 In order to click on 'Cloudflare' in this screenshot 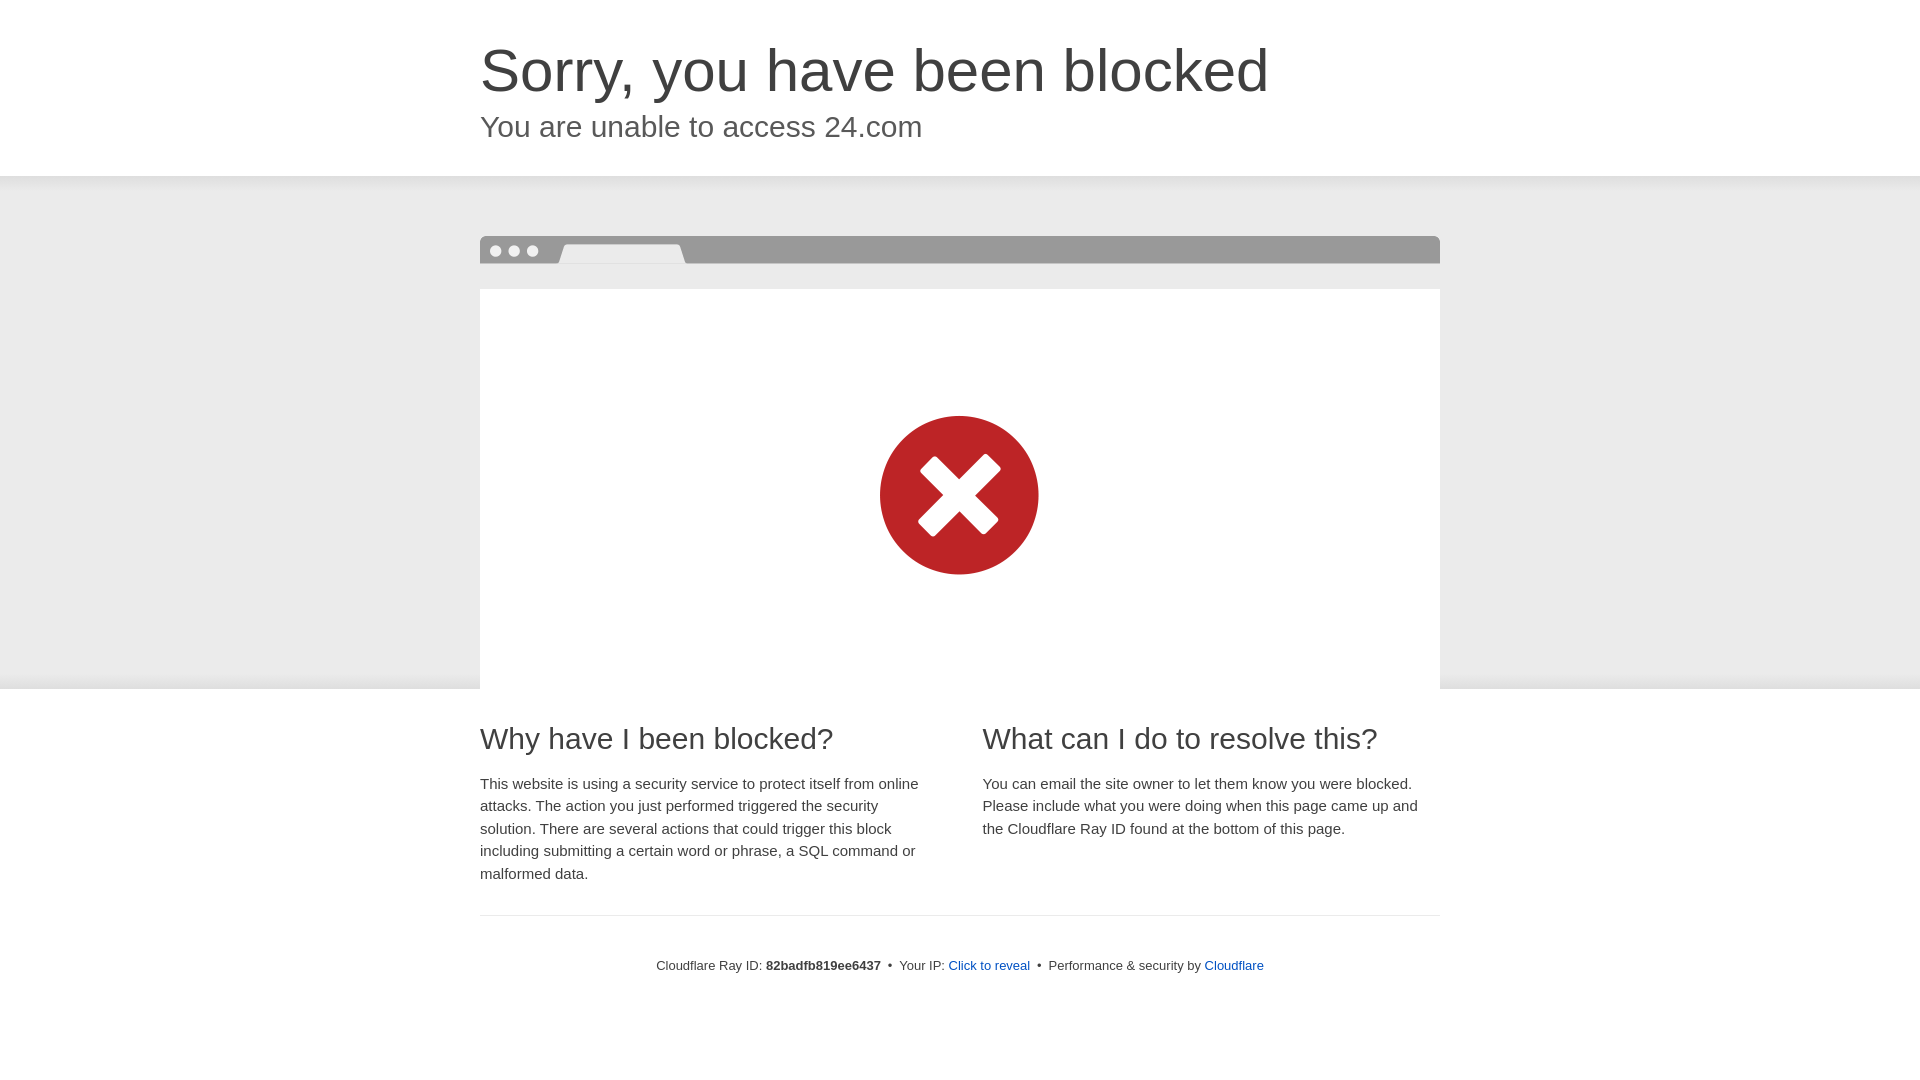, I will do `click(1233, 964)`.